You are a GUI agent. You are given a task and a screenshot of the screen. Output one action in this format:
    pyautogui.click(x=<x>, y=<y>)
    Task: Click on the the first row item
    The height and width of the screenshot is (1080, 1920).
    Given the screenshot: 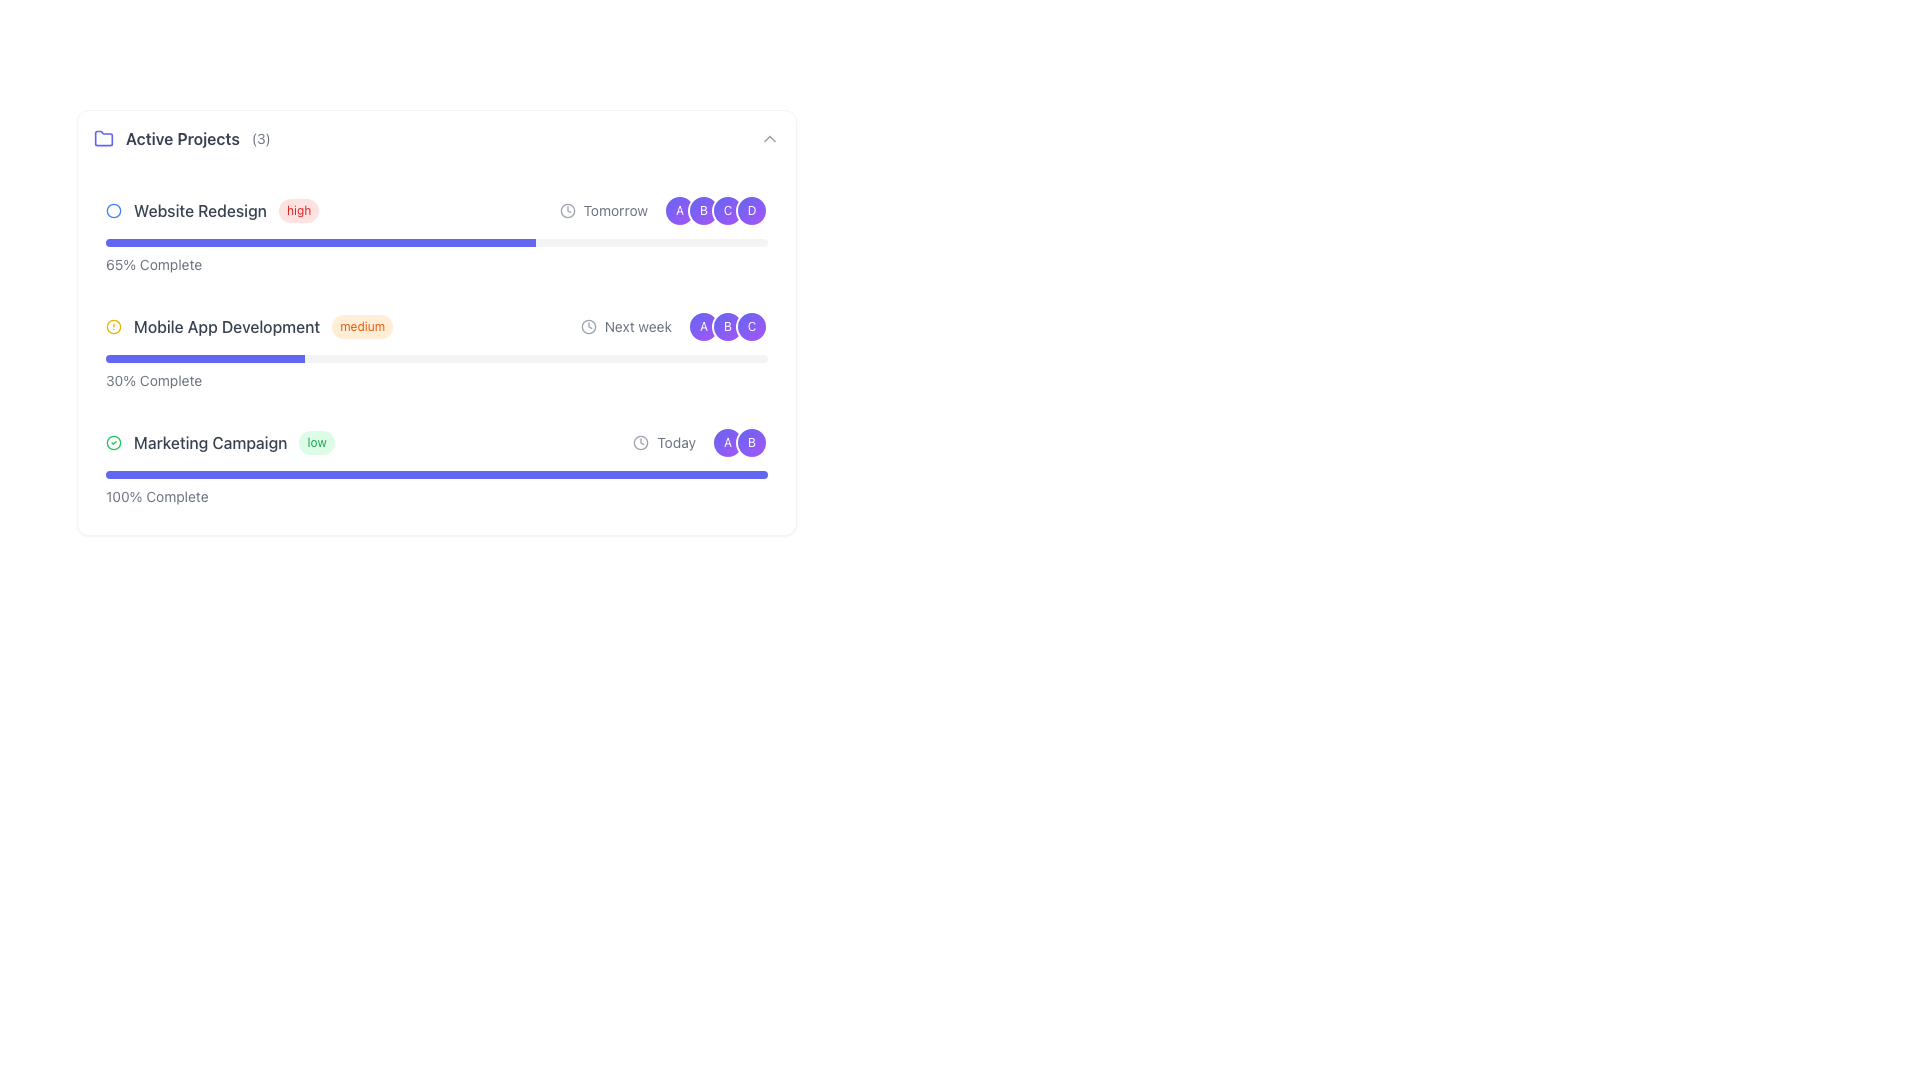 What is the action you would take?
    pyautogui.click(x=332, y=211)
    